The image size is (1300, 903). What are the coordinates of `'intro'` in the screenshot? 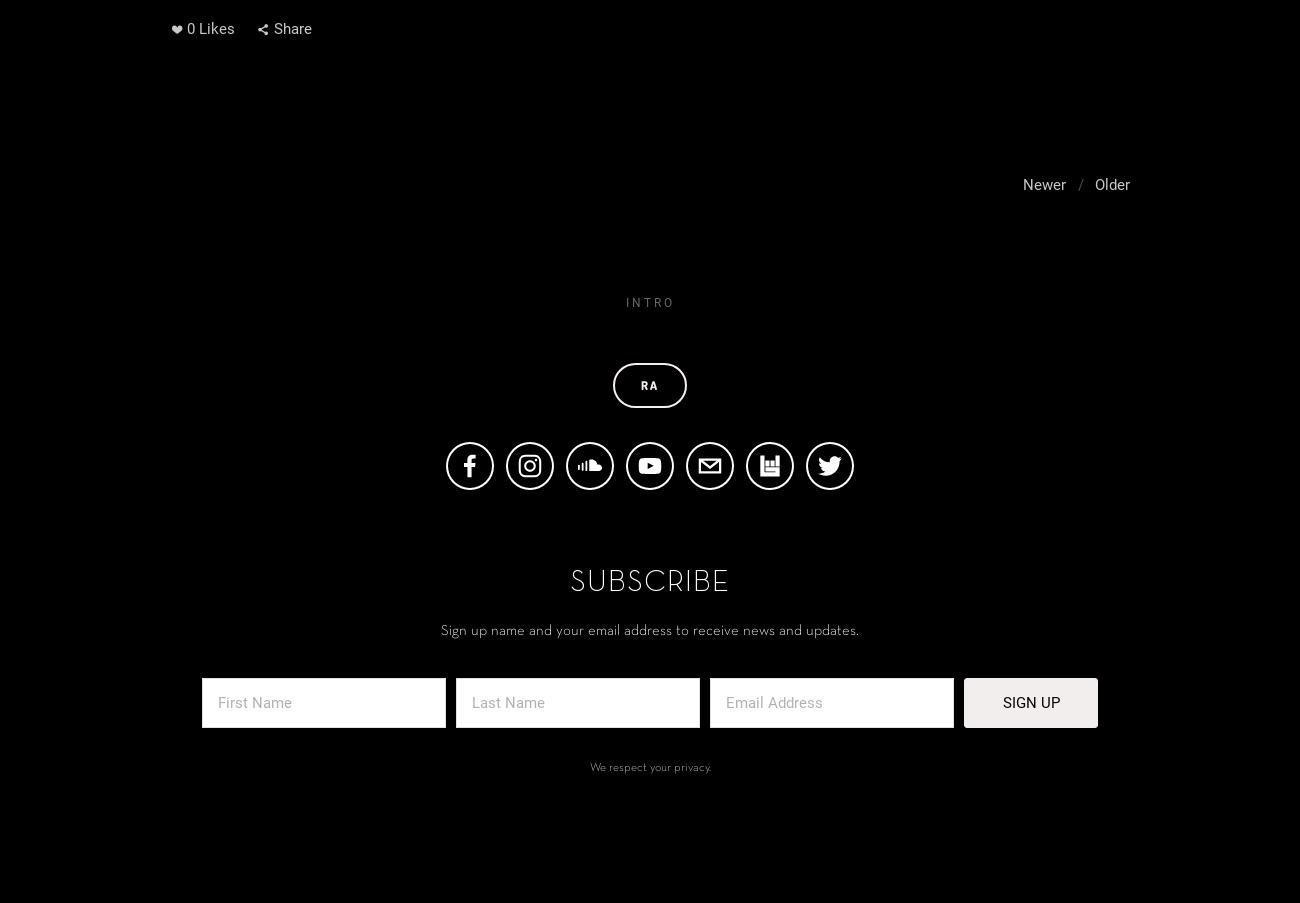 It's located at (649, 300).